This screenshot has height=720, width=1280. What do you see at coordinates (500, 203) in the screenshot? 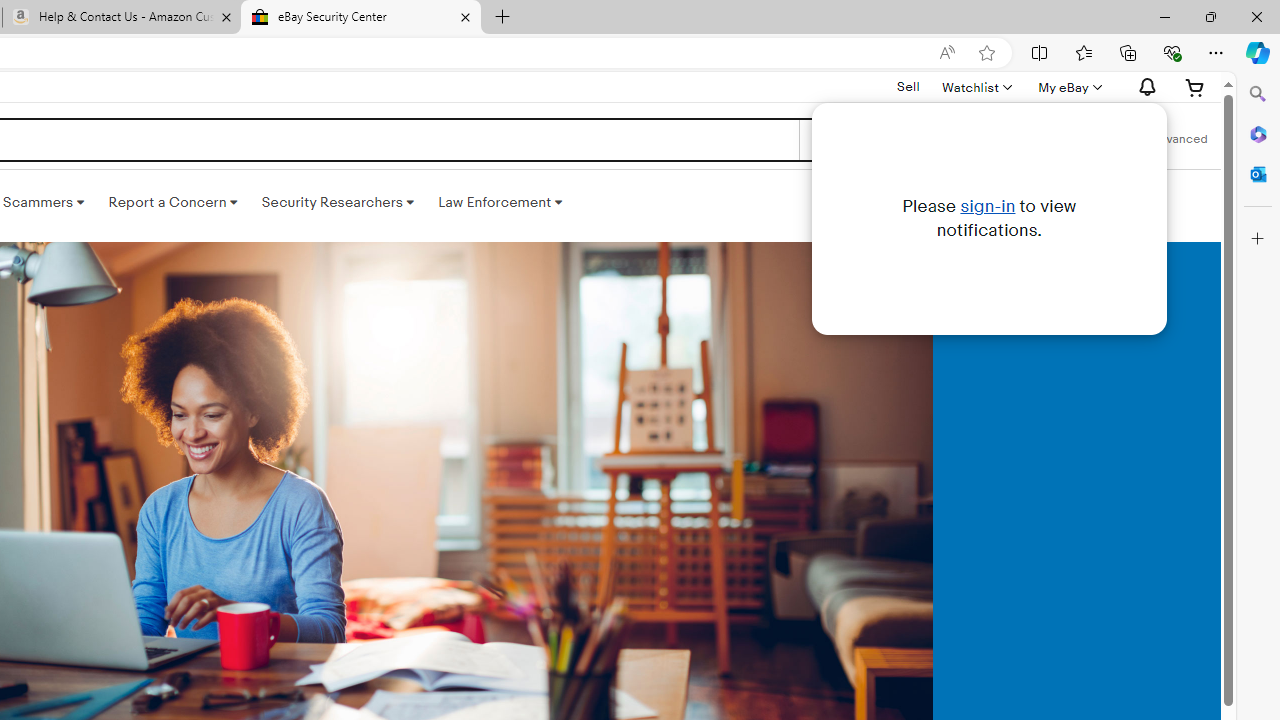
I see `'Law Enforcement '` at bounding box center [500, 203].